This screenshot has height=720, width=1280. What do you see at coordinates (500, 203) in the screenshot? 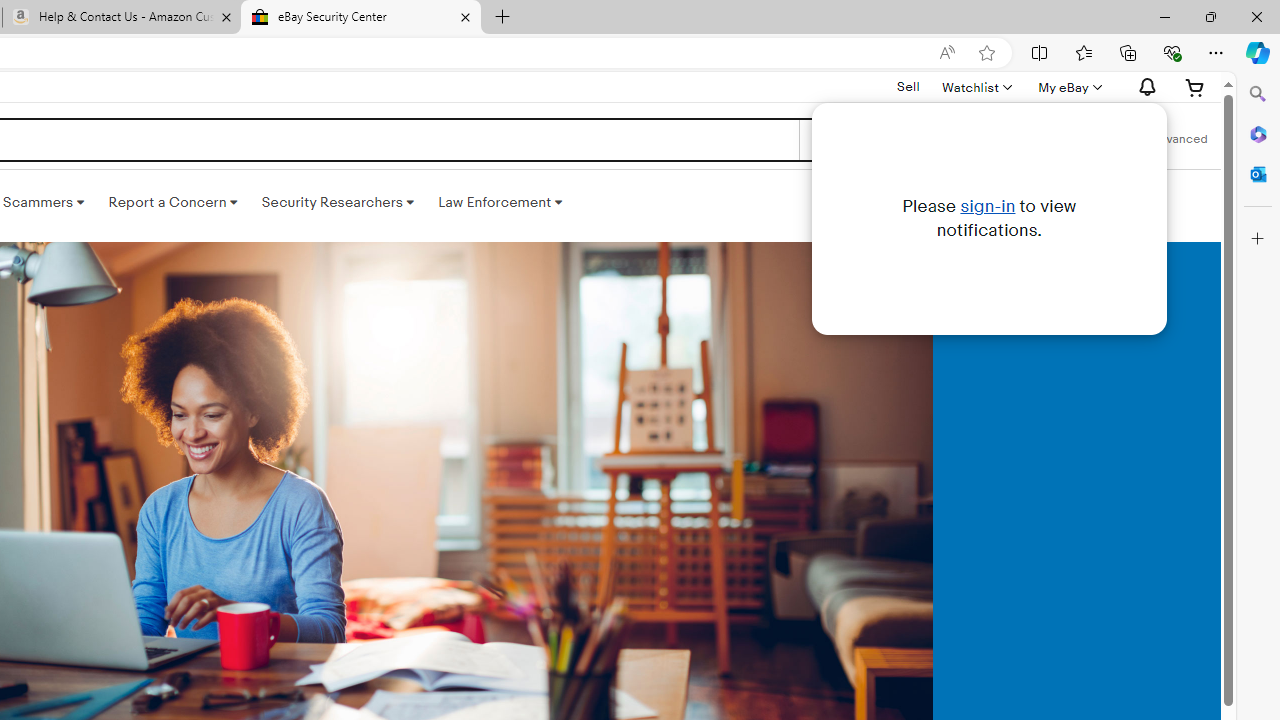
I see `'Law Enforcement '` at bounding box center [500, 203].